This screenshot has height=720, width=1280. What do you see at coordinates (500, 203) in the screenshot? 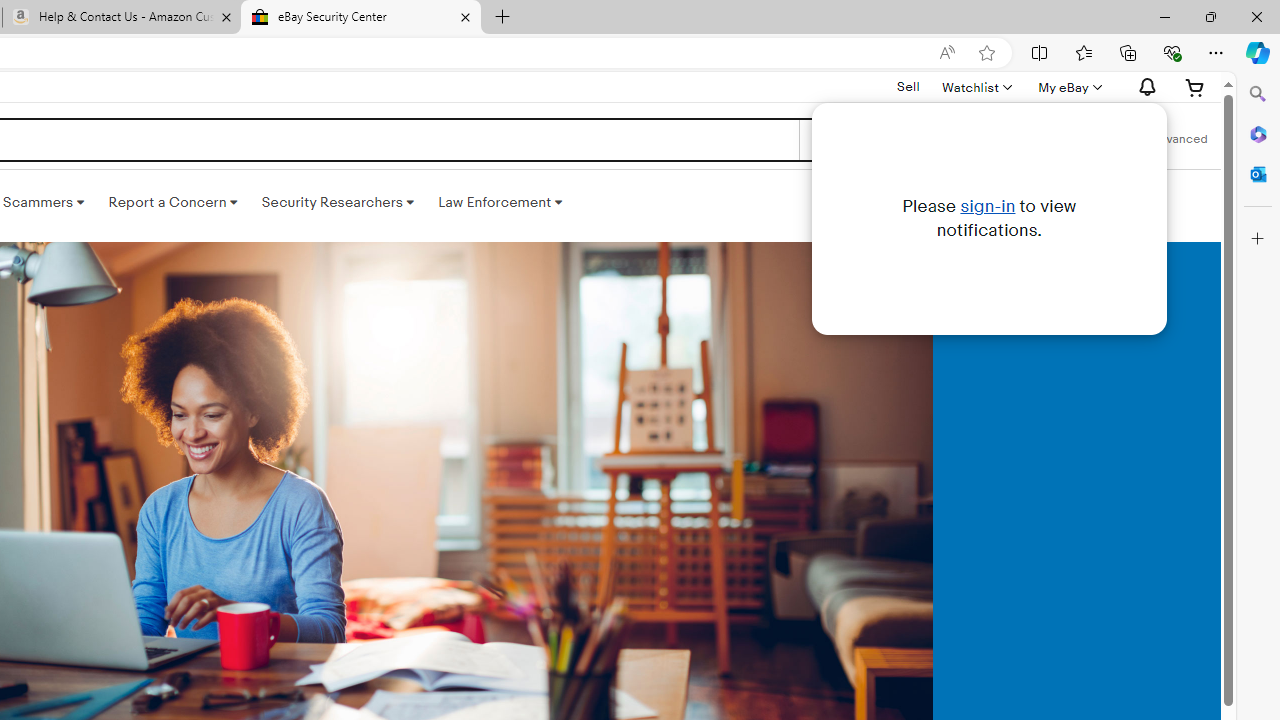
I see `'Law Enforcement '` at bounding box center [500, 203].